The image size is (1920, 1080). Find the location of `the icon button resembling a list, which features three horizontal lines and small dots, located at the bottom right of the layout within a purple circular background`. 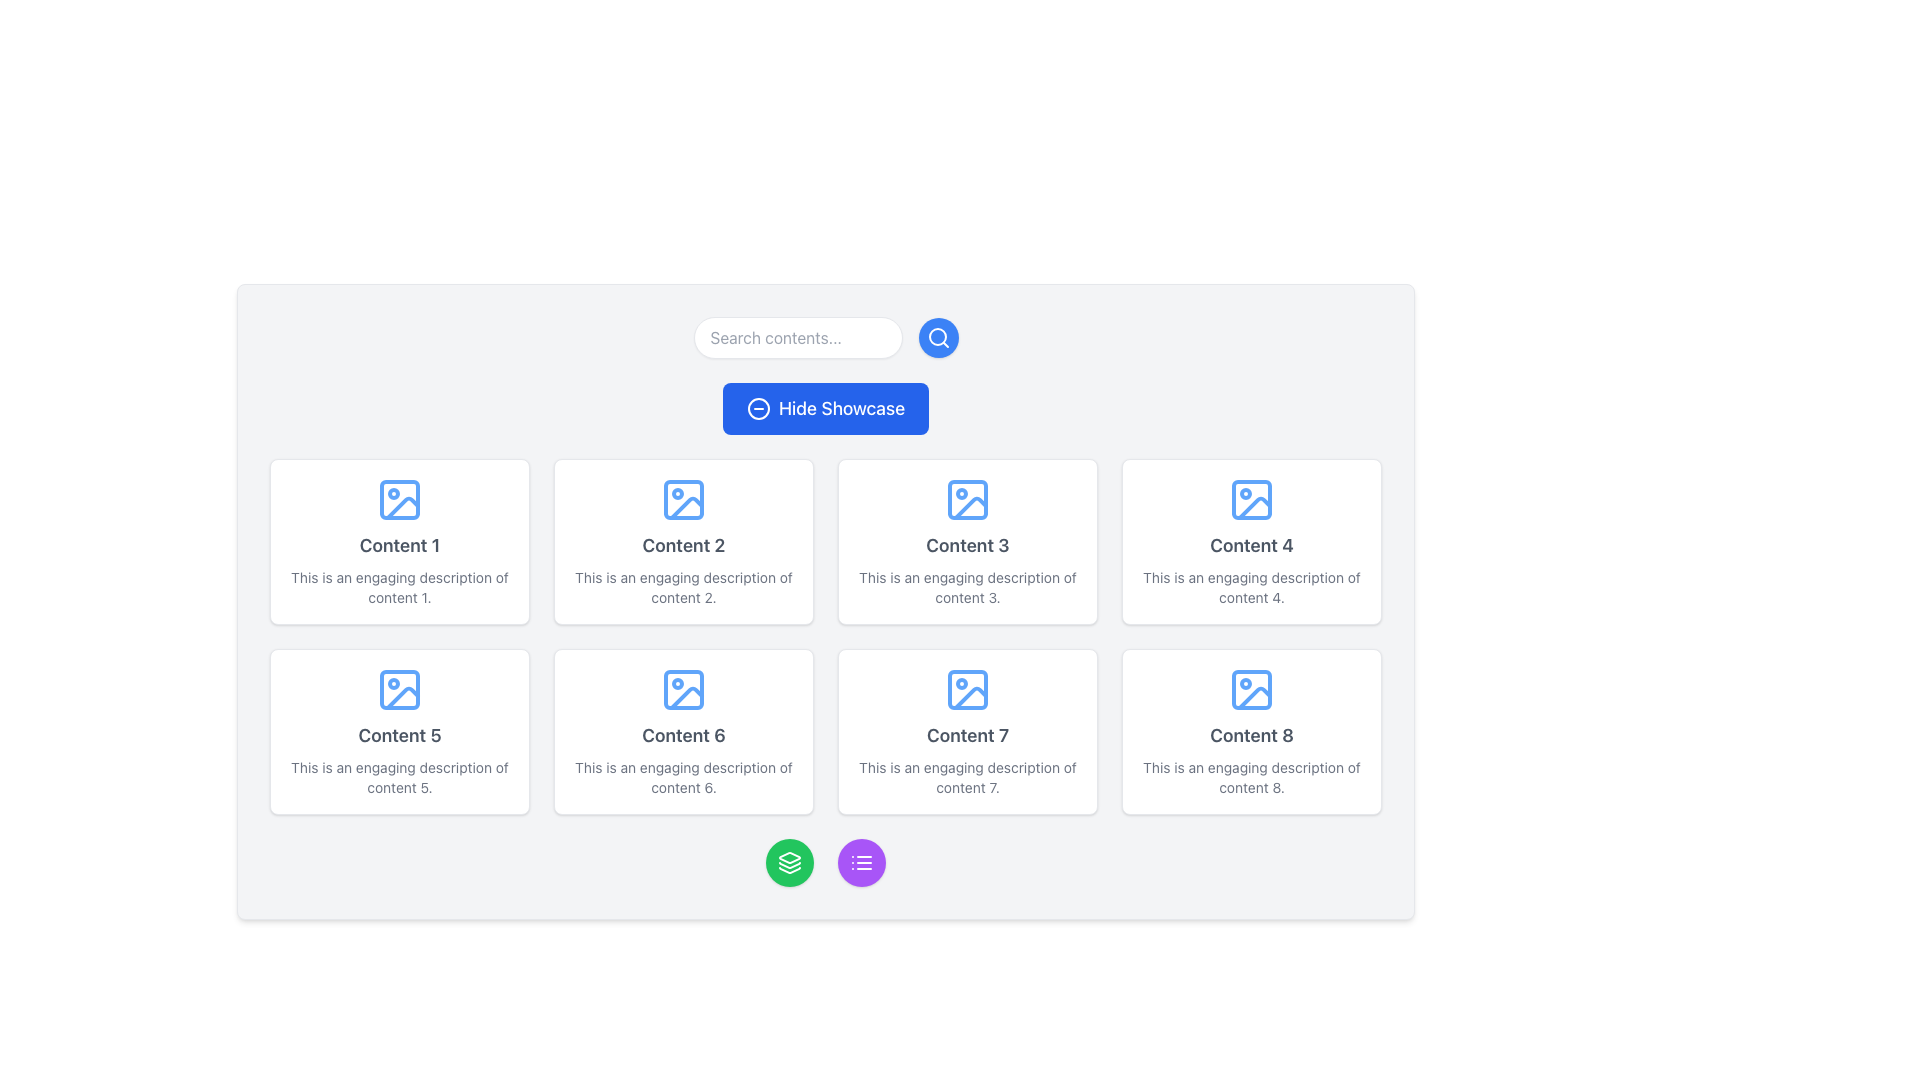

the icon button resembling a list, which features three horizontal lines and small dots, located at the bottom right of the layout within a purple circular background is located at coordinates (862, 862).